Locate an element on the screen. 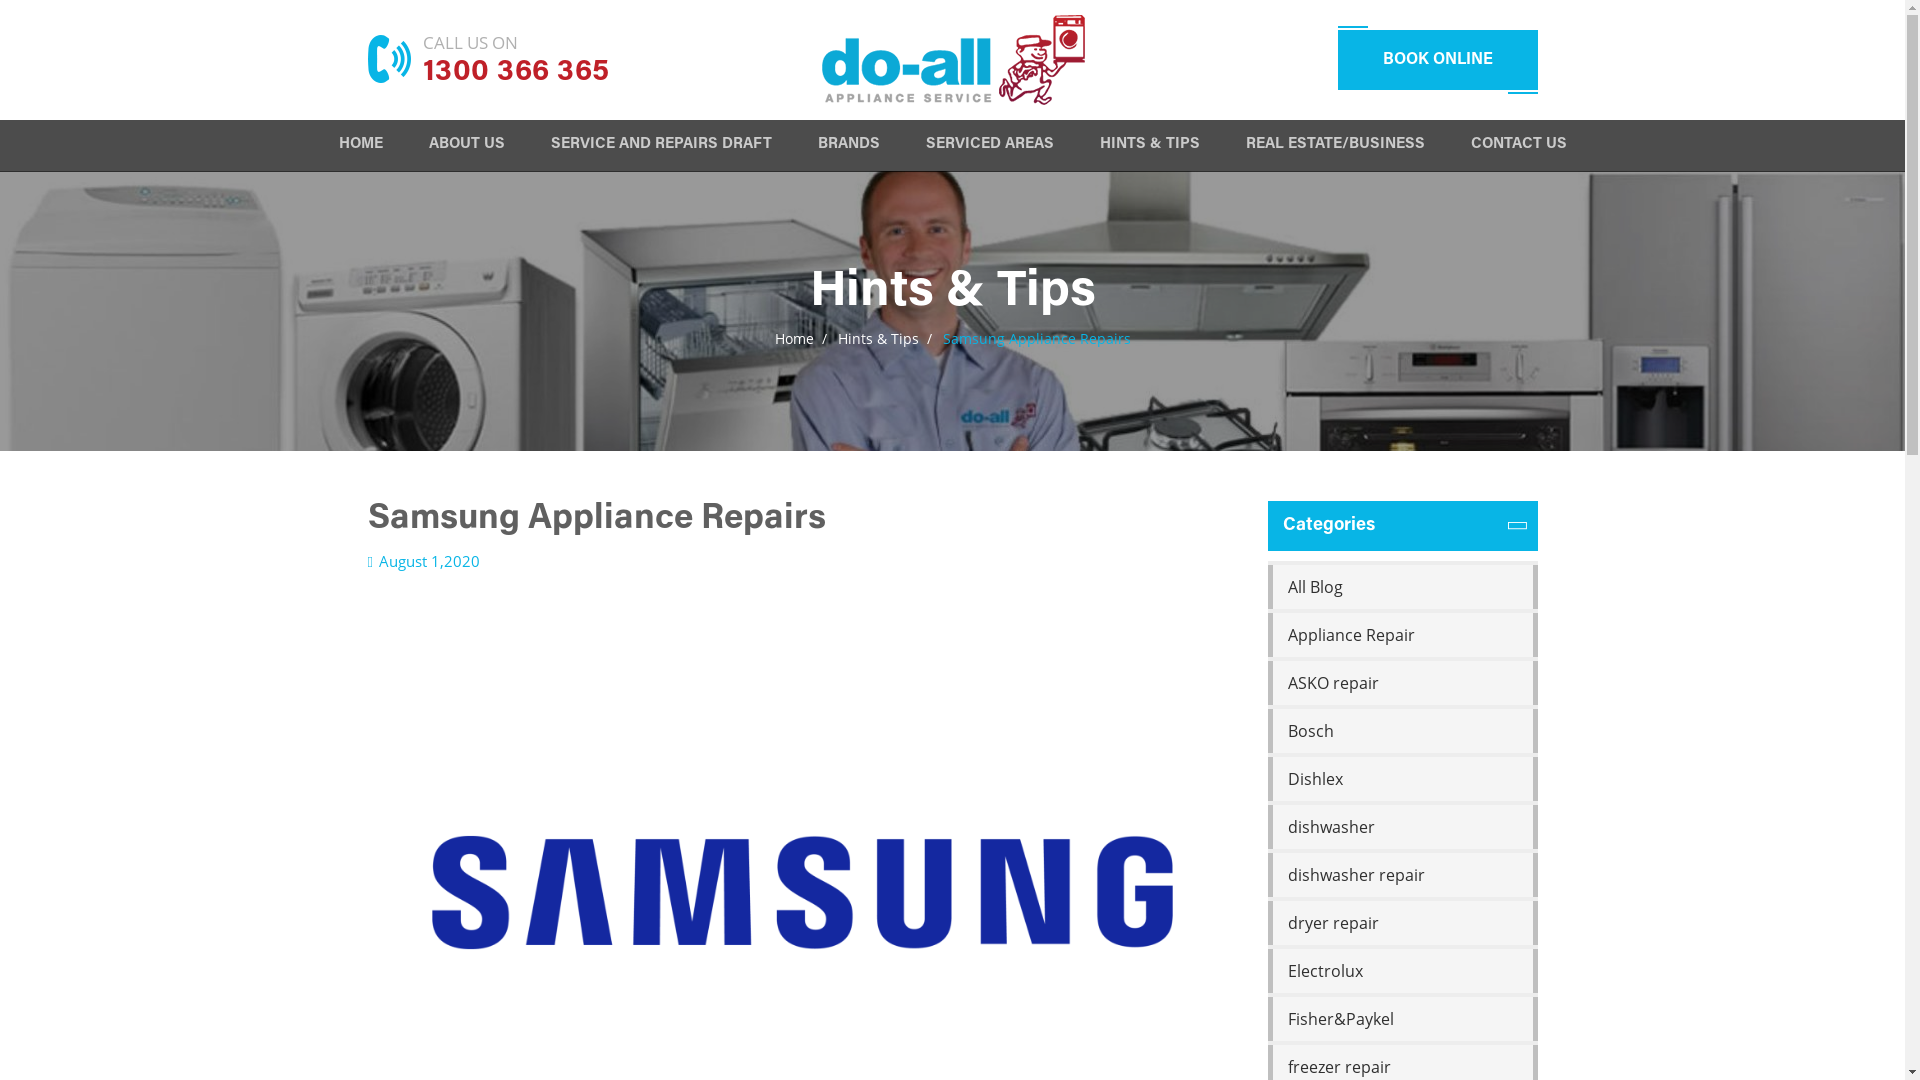 This screenshot has width=1920, height=1080. '1300 366 365' is located at coordinates (421, 72).